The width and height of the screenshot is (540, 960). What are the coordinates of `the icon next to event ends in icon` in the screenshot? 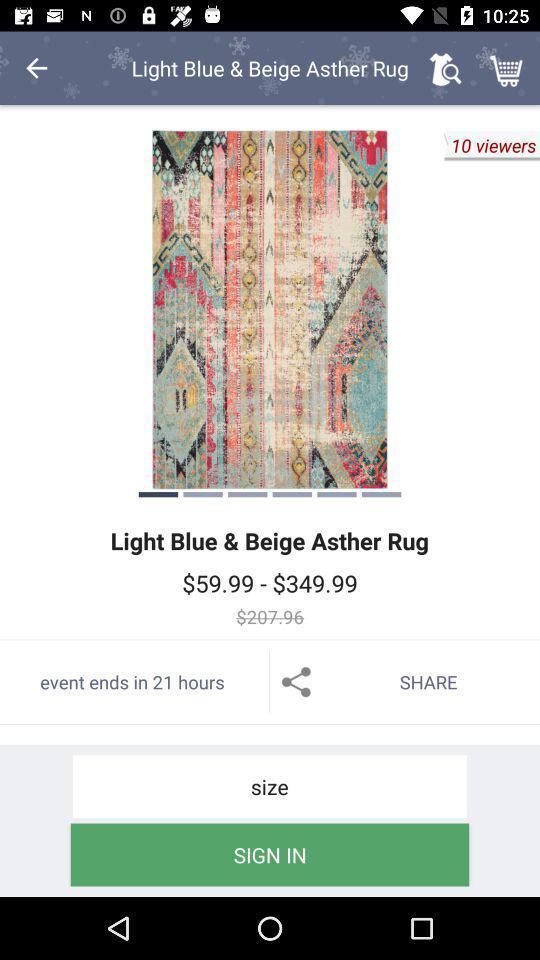 It's located at (405, 682).